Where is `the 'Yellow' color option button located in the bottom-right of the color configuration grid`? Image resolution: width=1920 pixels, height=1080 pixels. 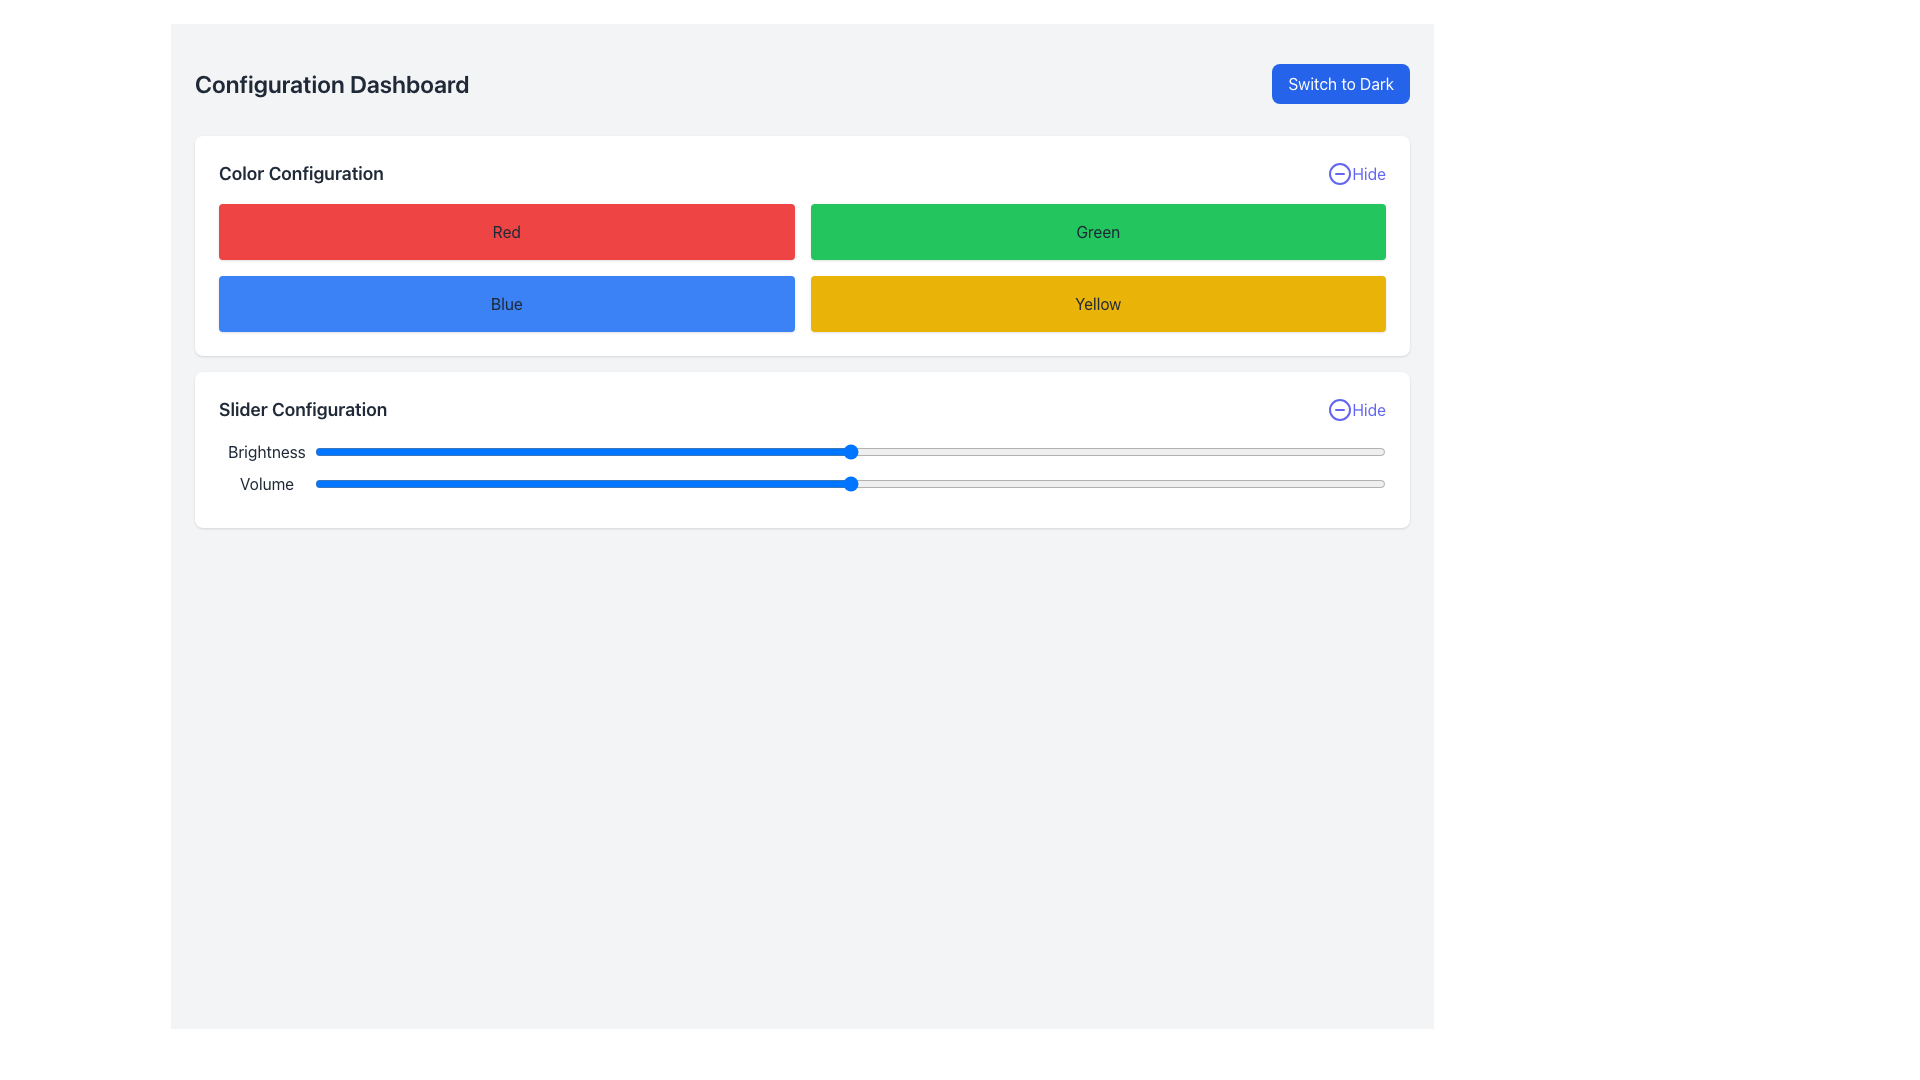 the 'Yellow' color option button located in the bottom-right of the color configuration grid is located at coordinates (1097, 304).